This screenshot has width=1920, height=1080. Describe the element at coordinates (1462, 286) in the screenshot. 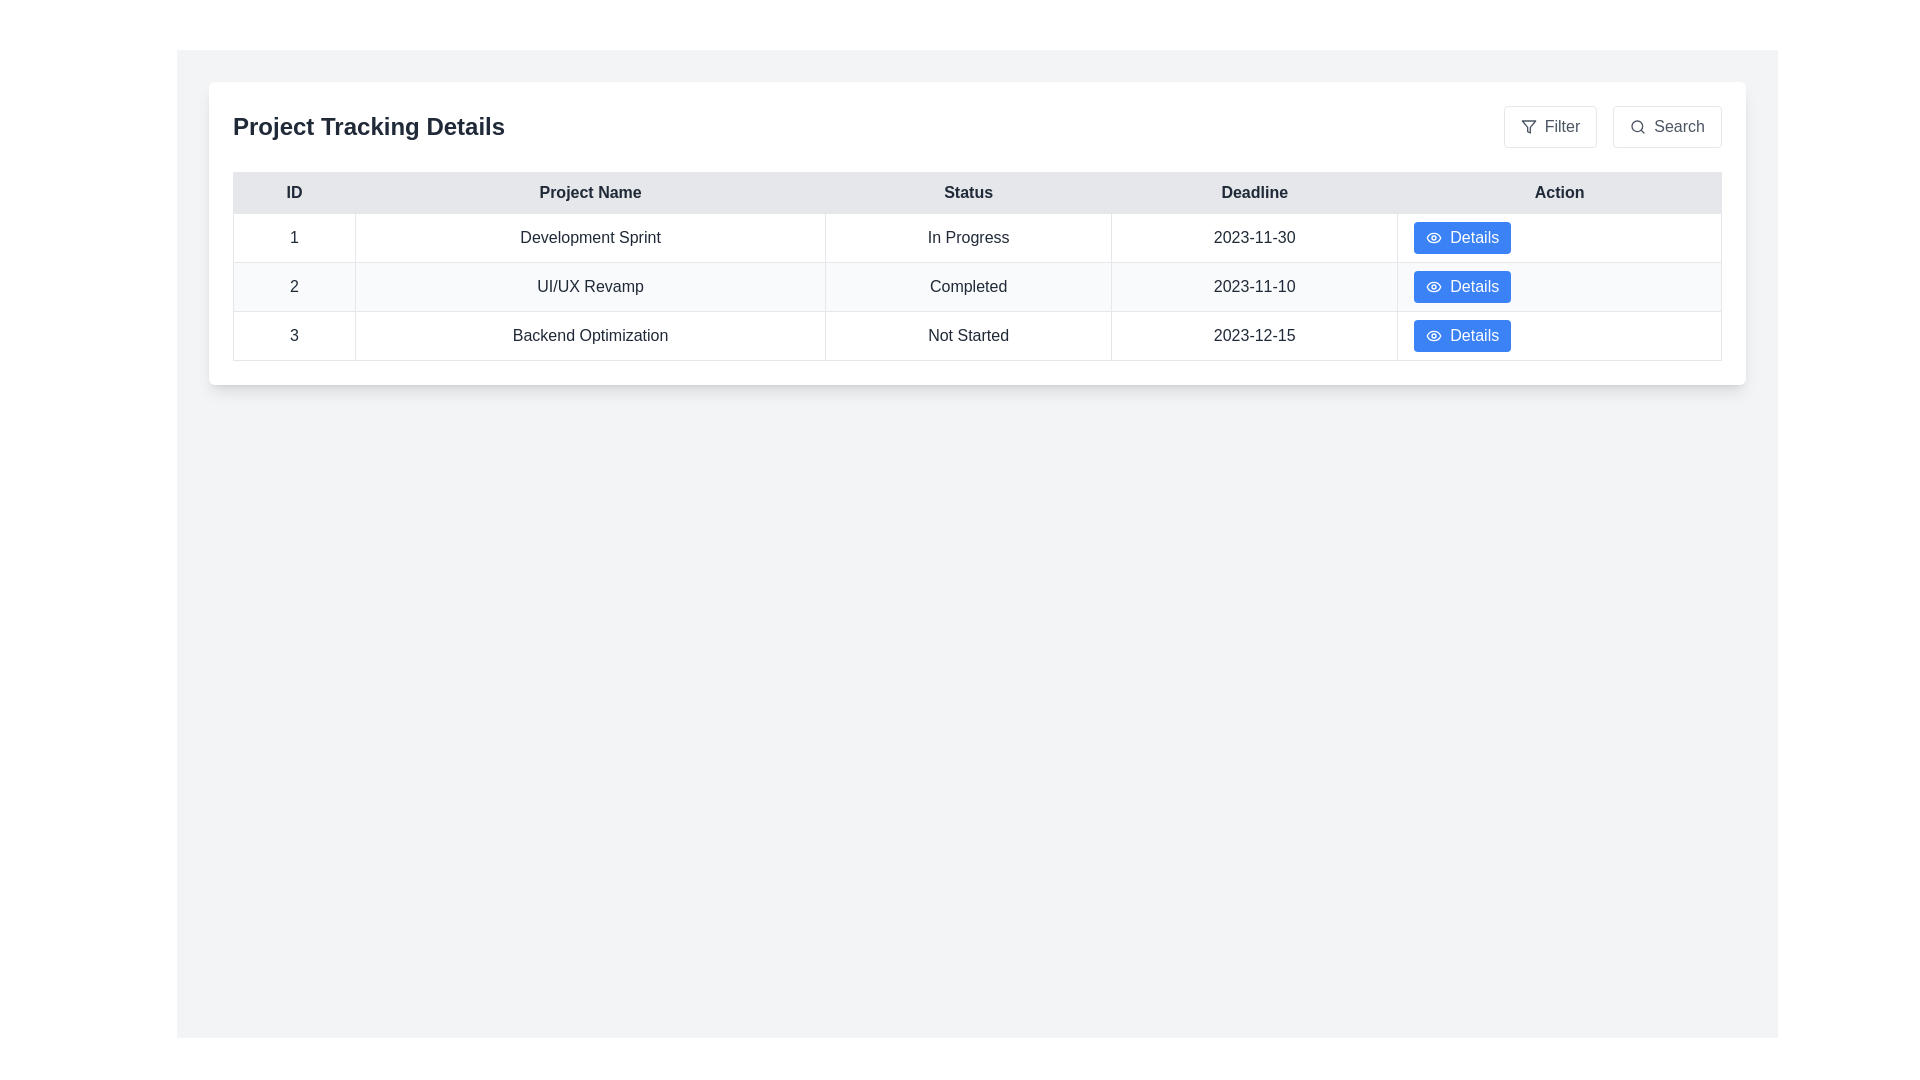

I see `the blue button with rounded corners labeled 'Details' located in the 'Action' column of the second row adjacent to the 'UI/UX Revamp' project name` at that location.